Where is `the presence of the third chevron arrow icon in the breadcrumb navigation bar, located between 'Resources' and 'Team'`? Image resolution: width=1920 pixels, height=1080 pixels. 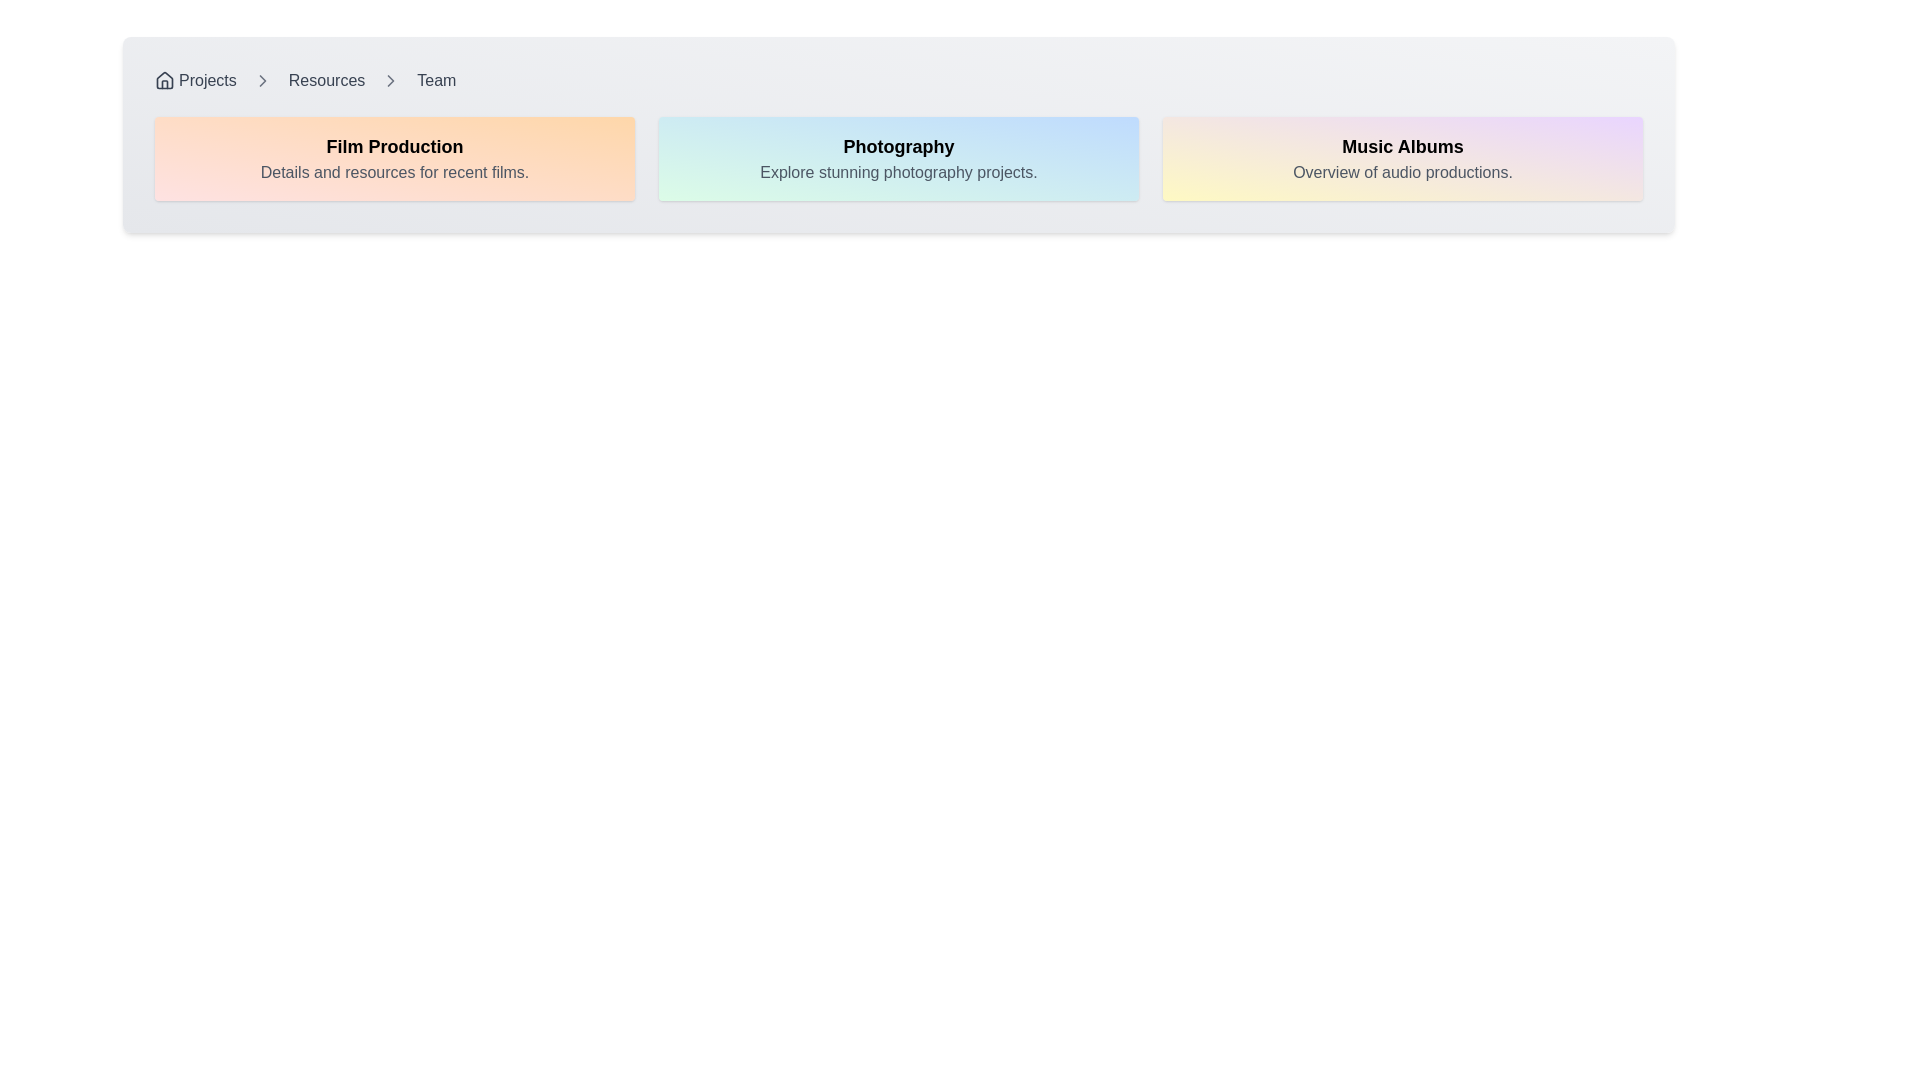
the presence of the third chevron arrow icon in the breadcrumb navigation bar, located between 'Resources' and 'Team' is located at coordinates (391, 80).